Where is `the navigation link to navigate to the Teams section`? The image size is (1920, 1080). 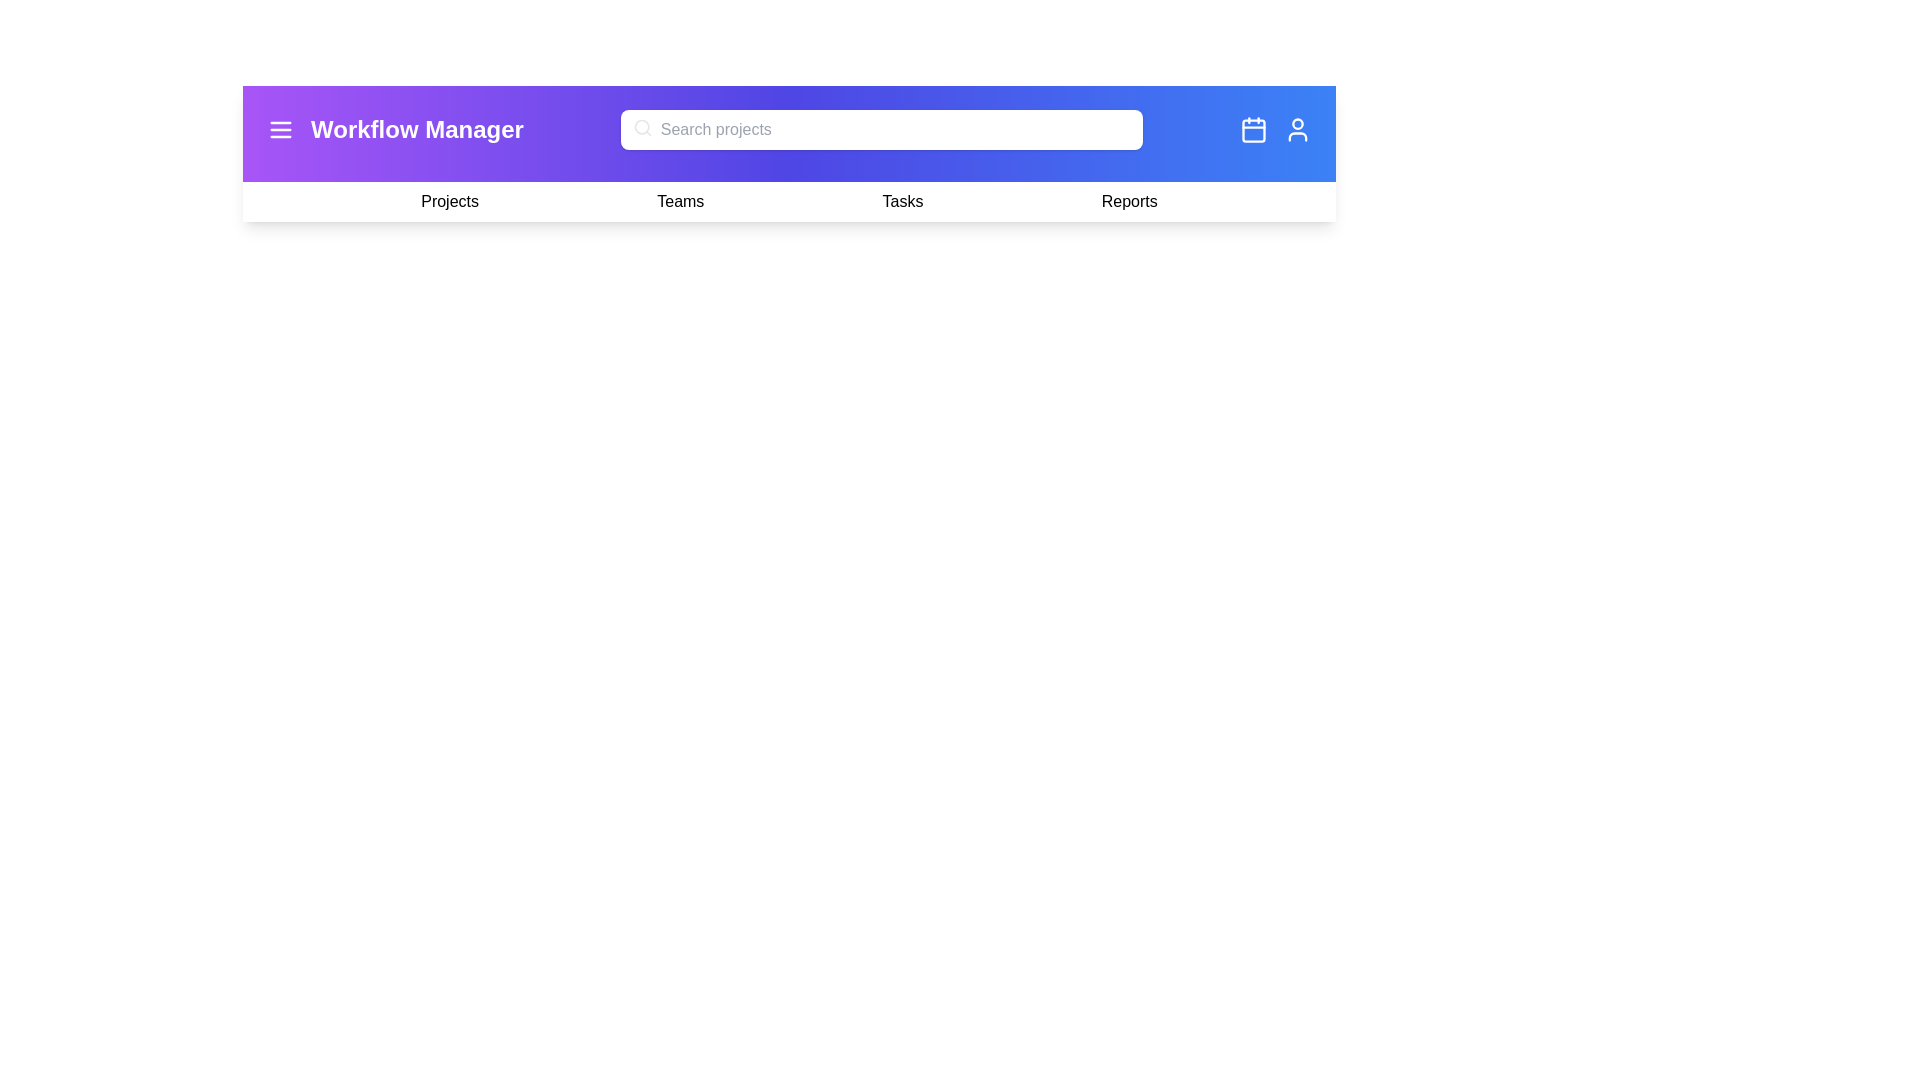
the navigation link to navigate to the Teams section is located at coordinates (680, 201).